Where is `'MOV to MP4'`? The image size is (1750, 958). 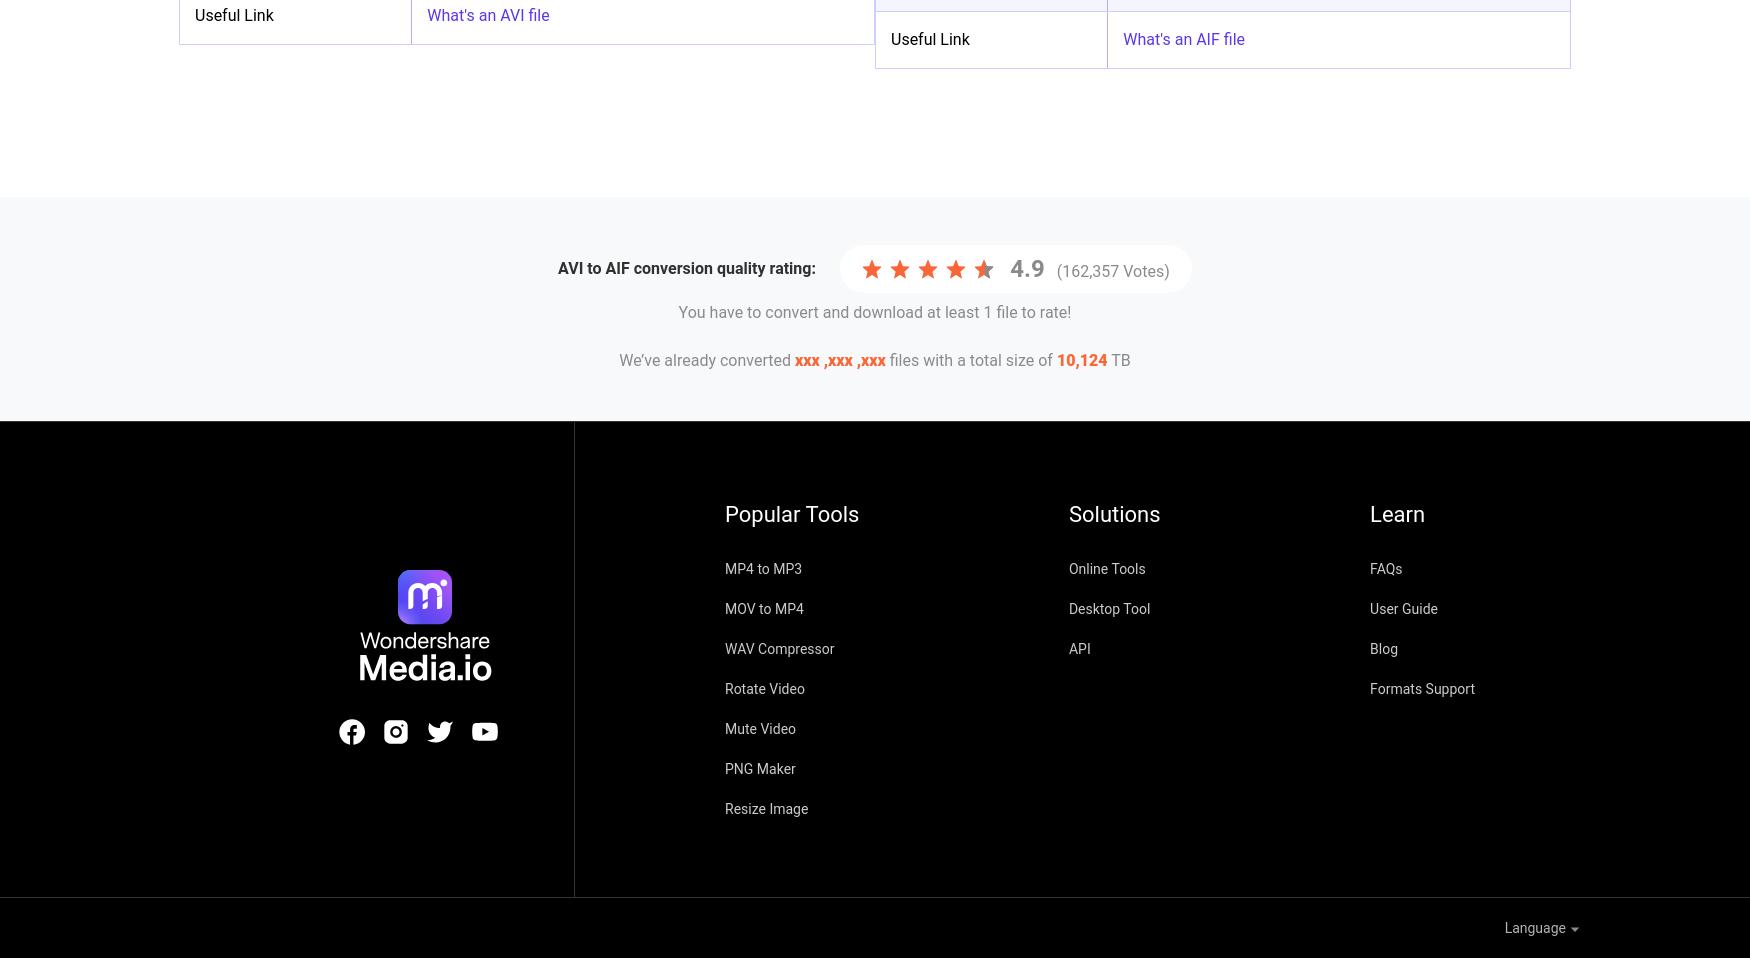 'MOV to MP4' is located at coordinates (763, 609).